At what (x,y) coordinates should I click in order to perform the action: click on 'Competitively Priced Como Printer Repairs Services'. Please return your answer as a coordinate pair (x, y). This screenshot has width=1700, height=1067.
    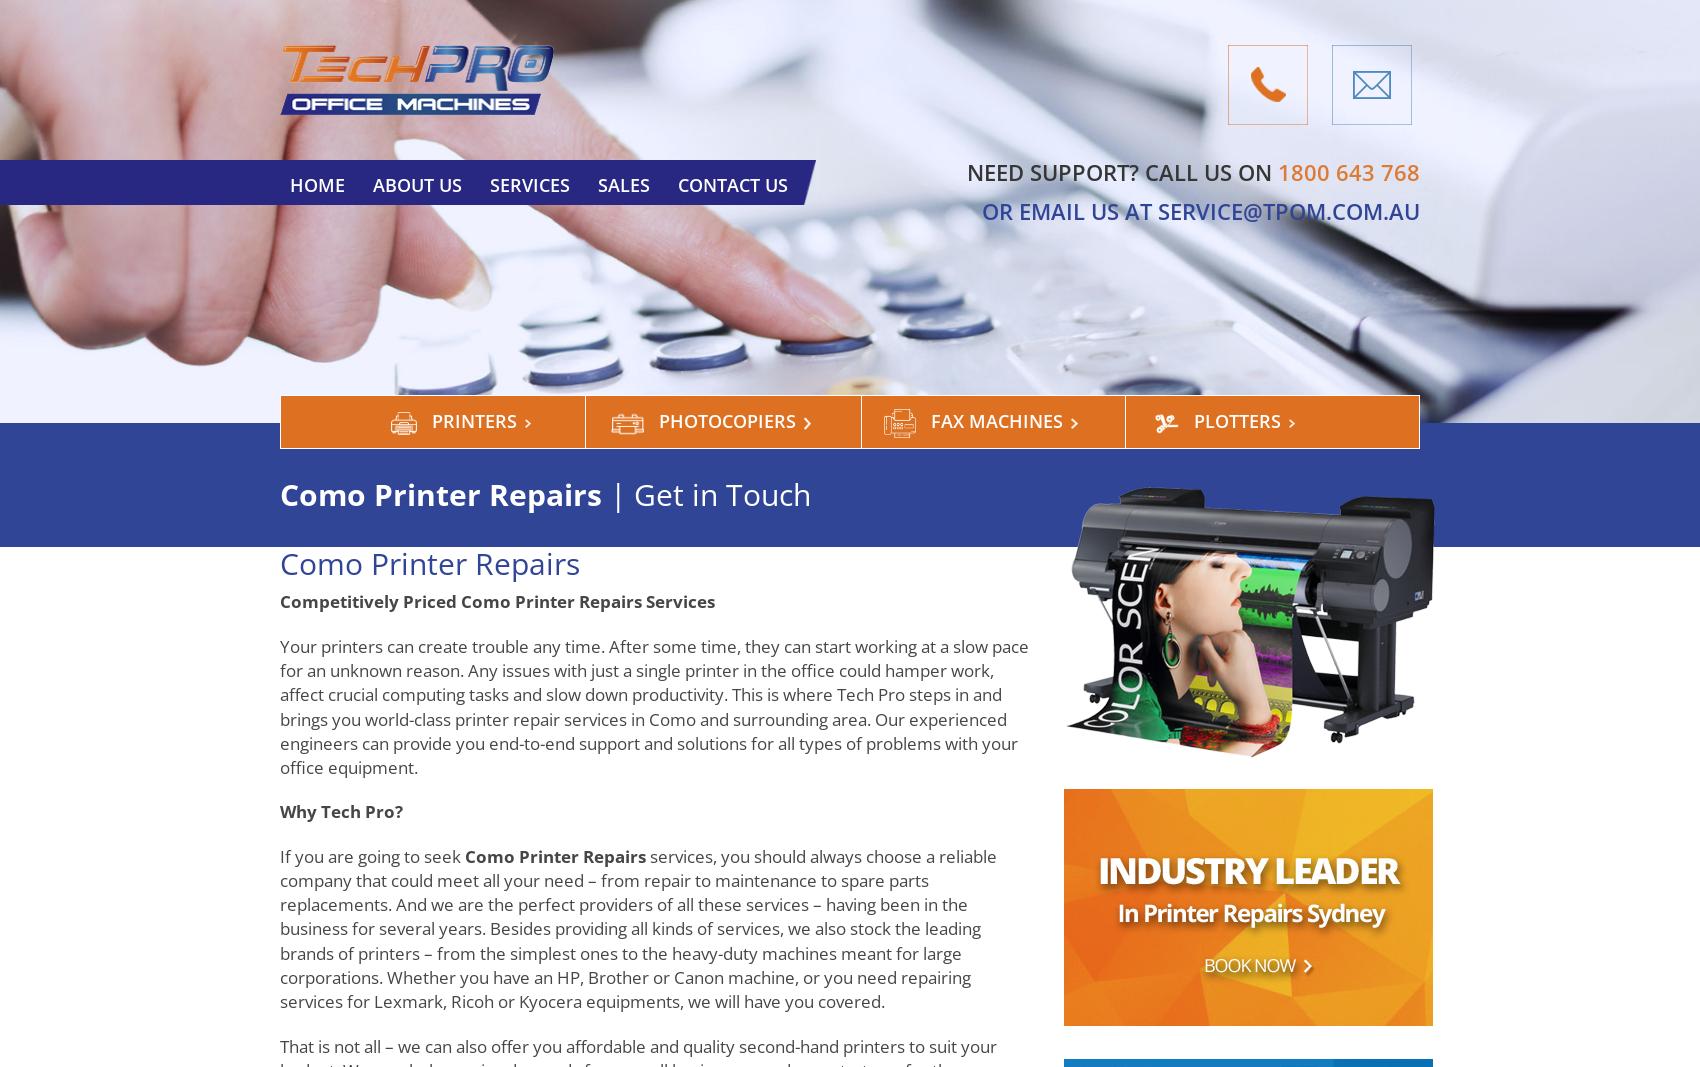
    Looking at the image, I should click on (497, 601).